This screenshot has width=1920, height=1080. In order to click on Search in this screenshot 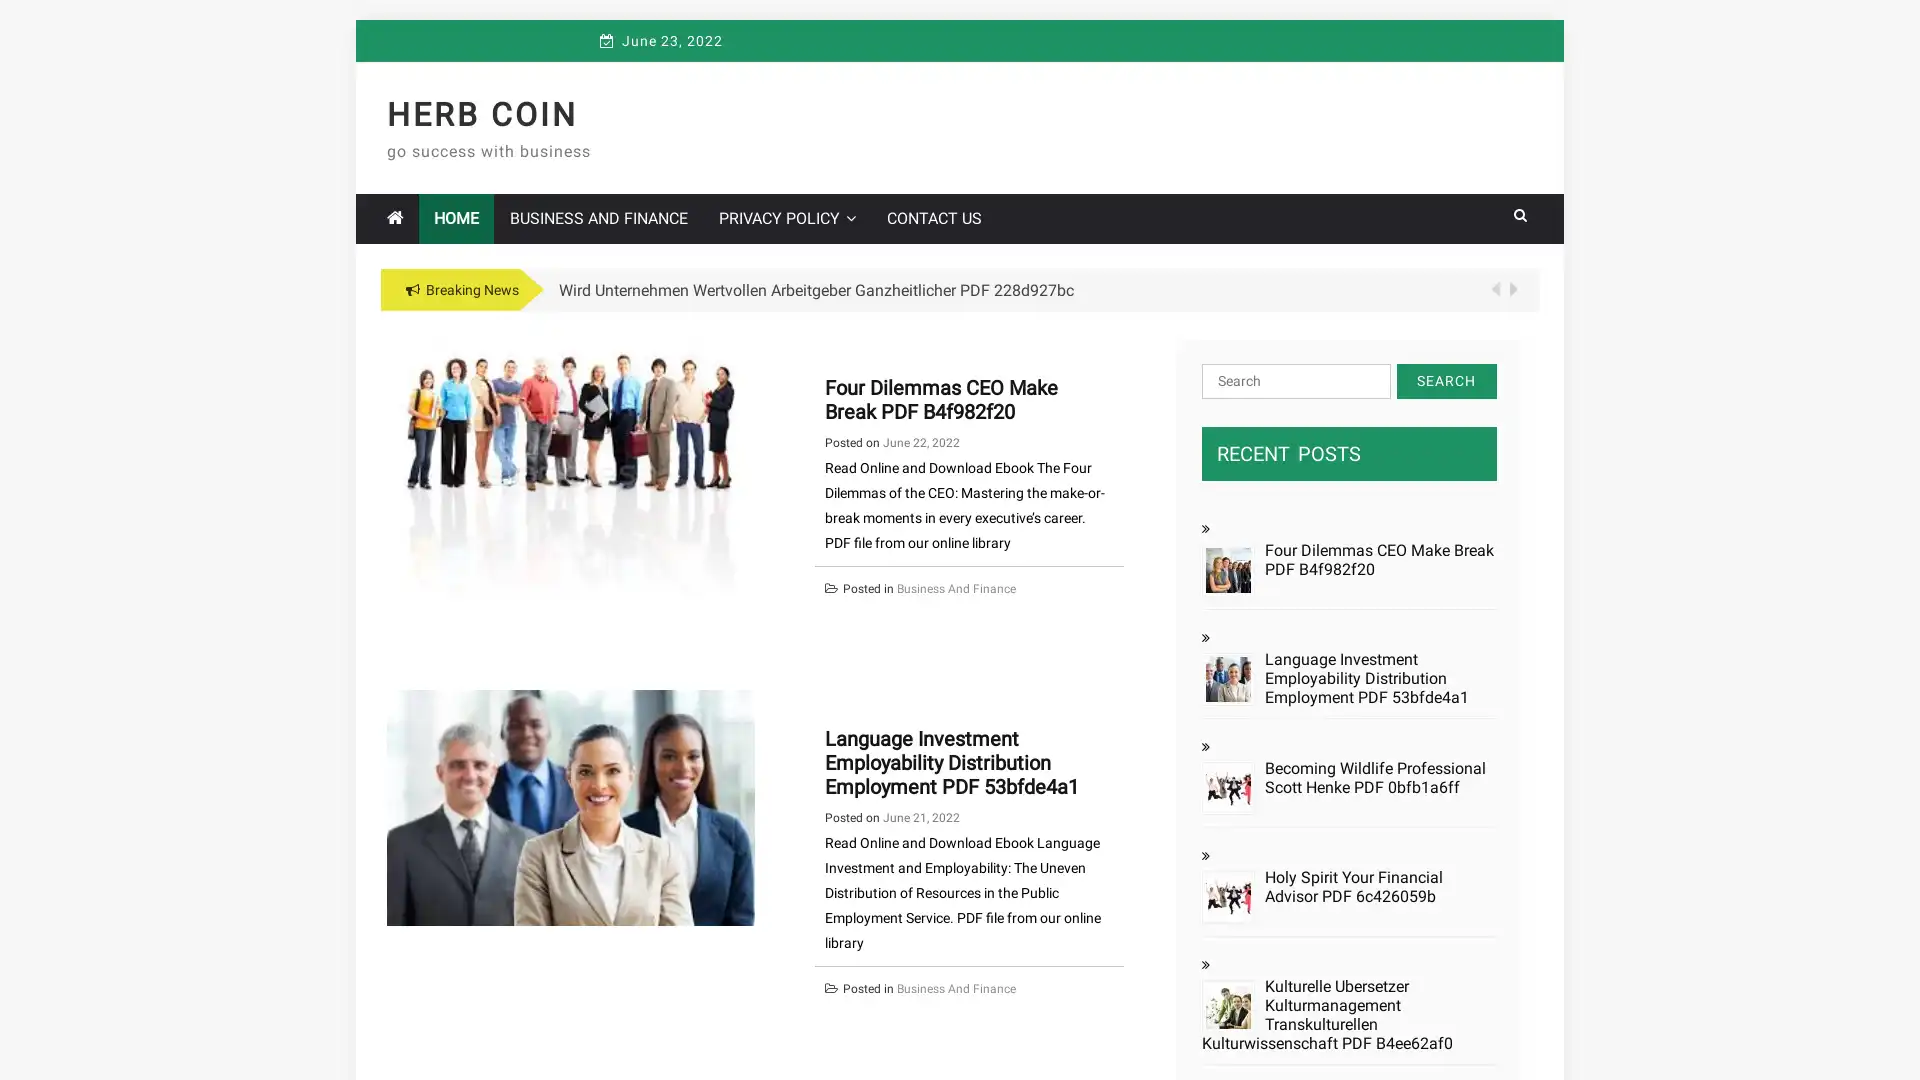, I will do `click(1445, 380)`.